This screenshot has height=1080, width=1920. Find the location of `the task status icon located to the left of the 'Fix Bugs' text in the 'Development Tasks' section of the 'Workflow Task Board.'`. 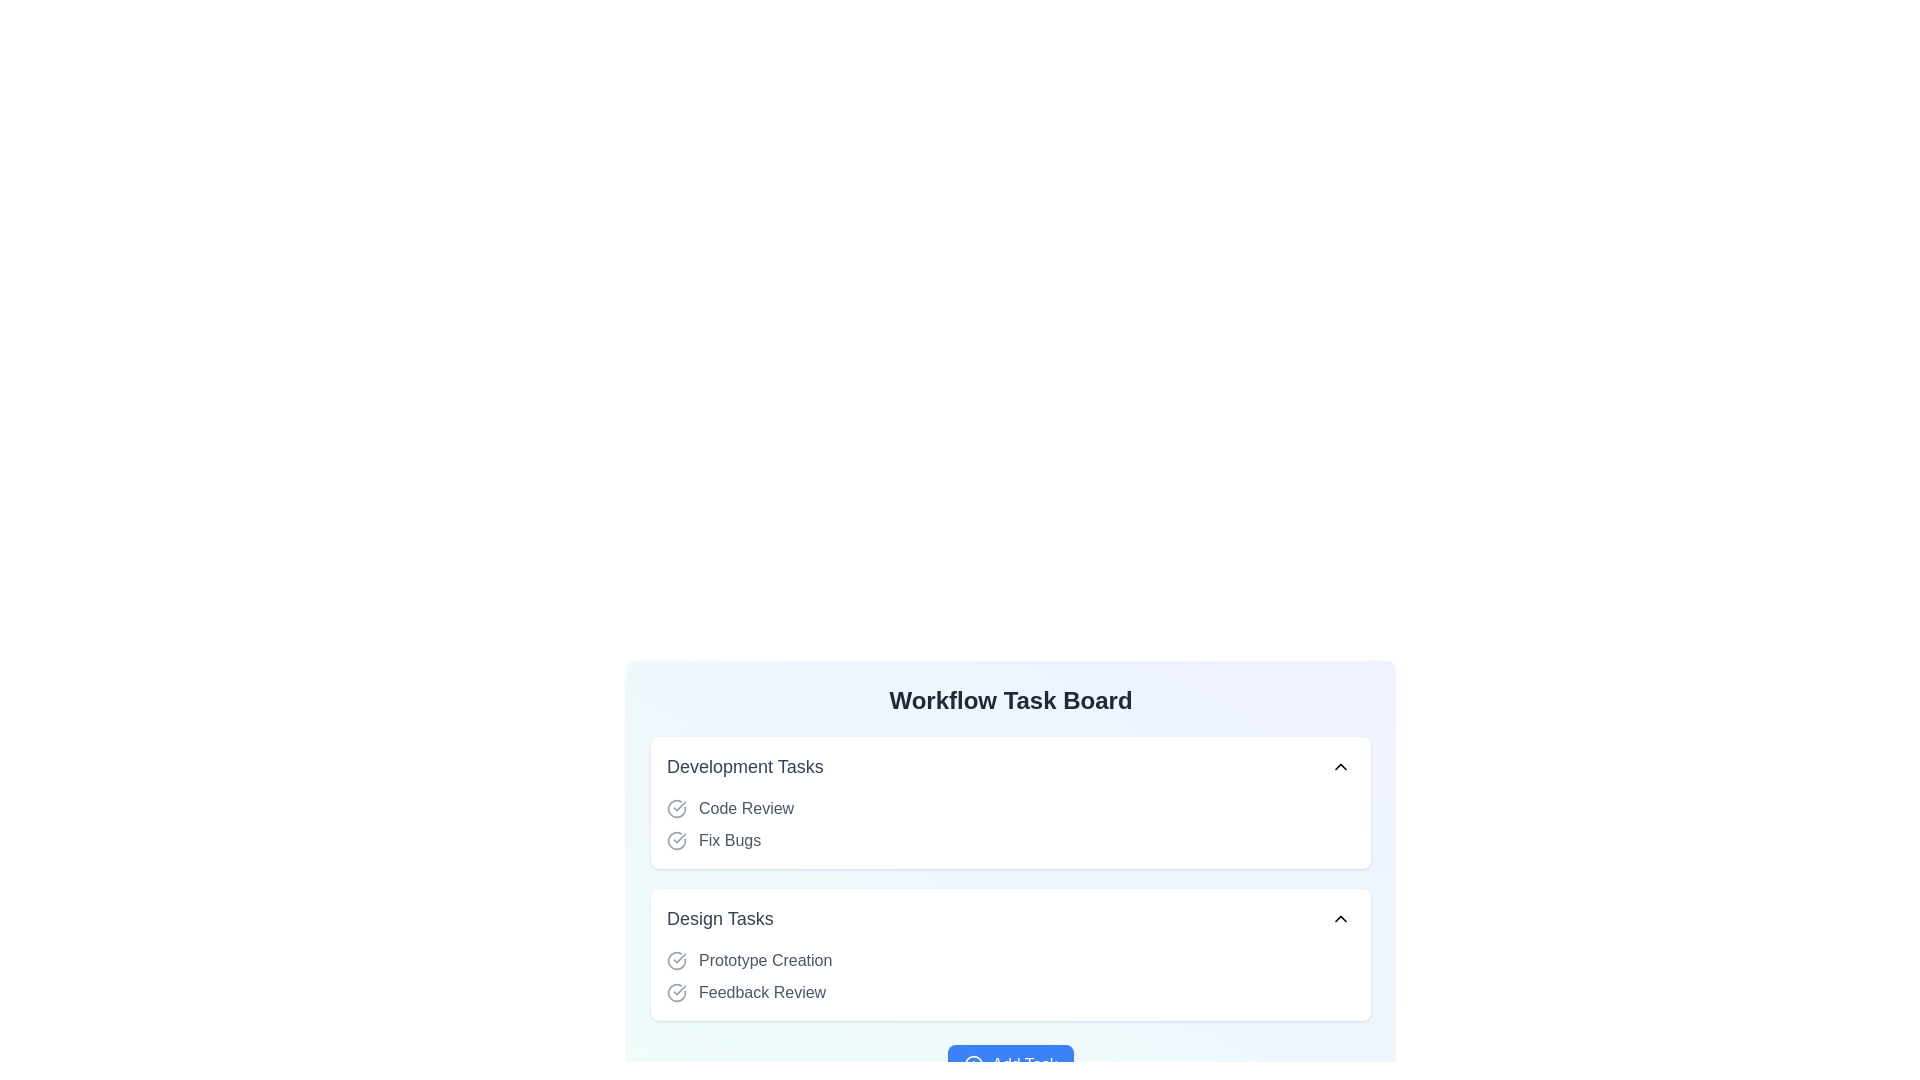

the task status icon located to the left of the 'Fix Bugs' text in the 'Development Tasks' section of the 'Workflow Task Board.' is located at coordinates (676, 840).